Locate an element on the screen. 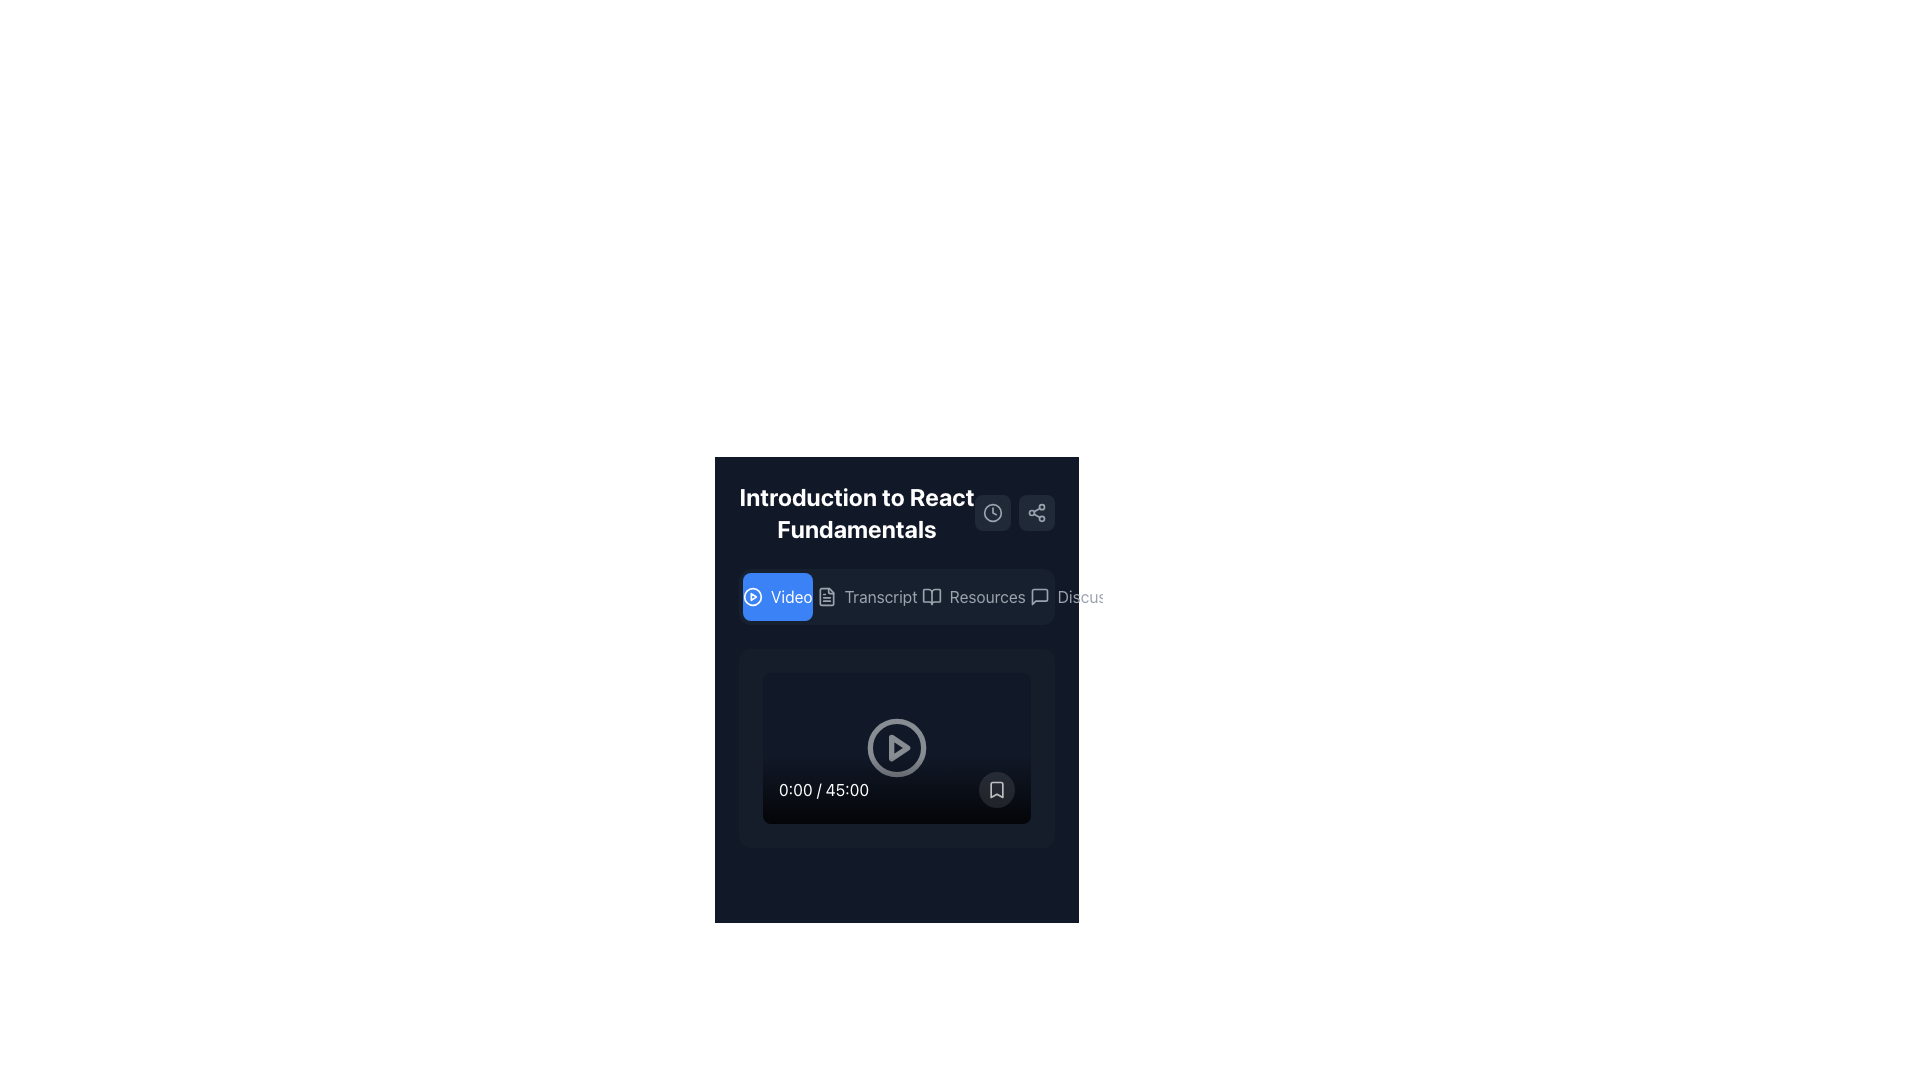 This screenshot has width=1920, height=1080. the first icon in the 'Resources' group, located to the left of the 'Resources' text and the 'Discuss' icon is located at coordinates (930, 596).